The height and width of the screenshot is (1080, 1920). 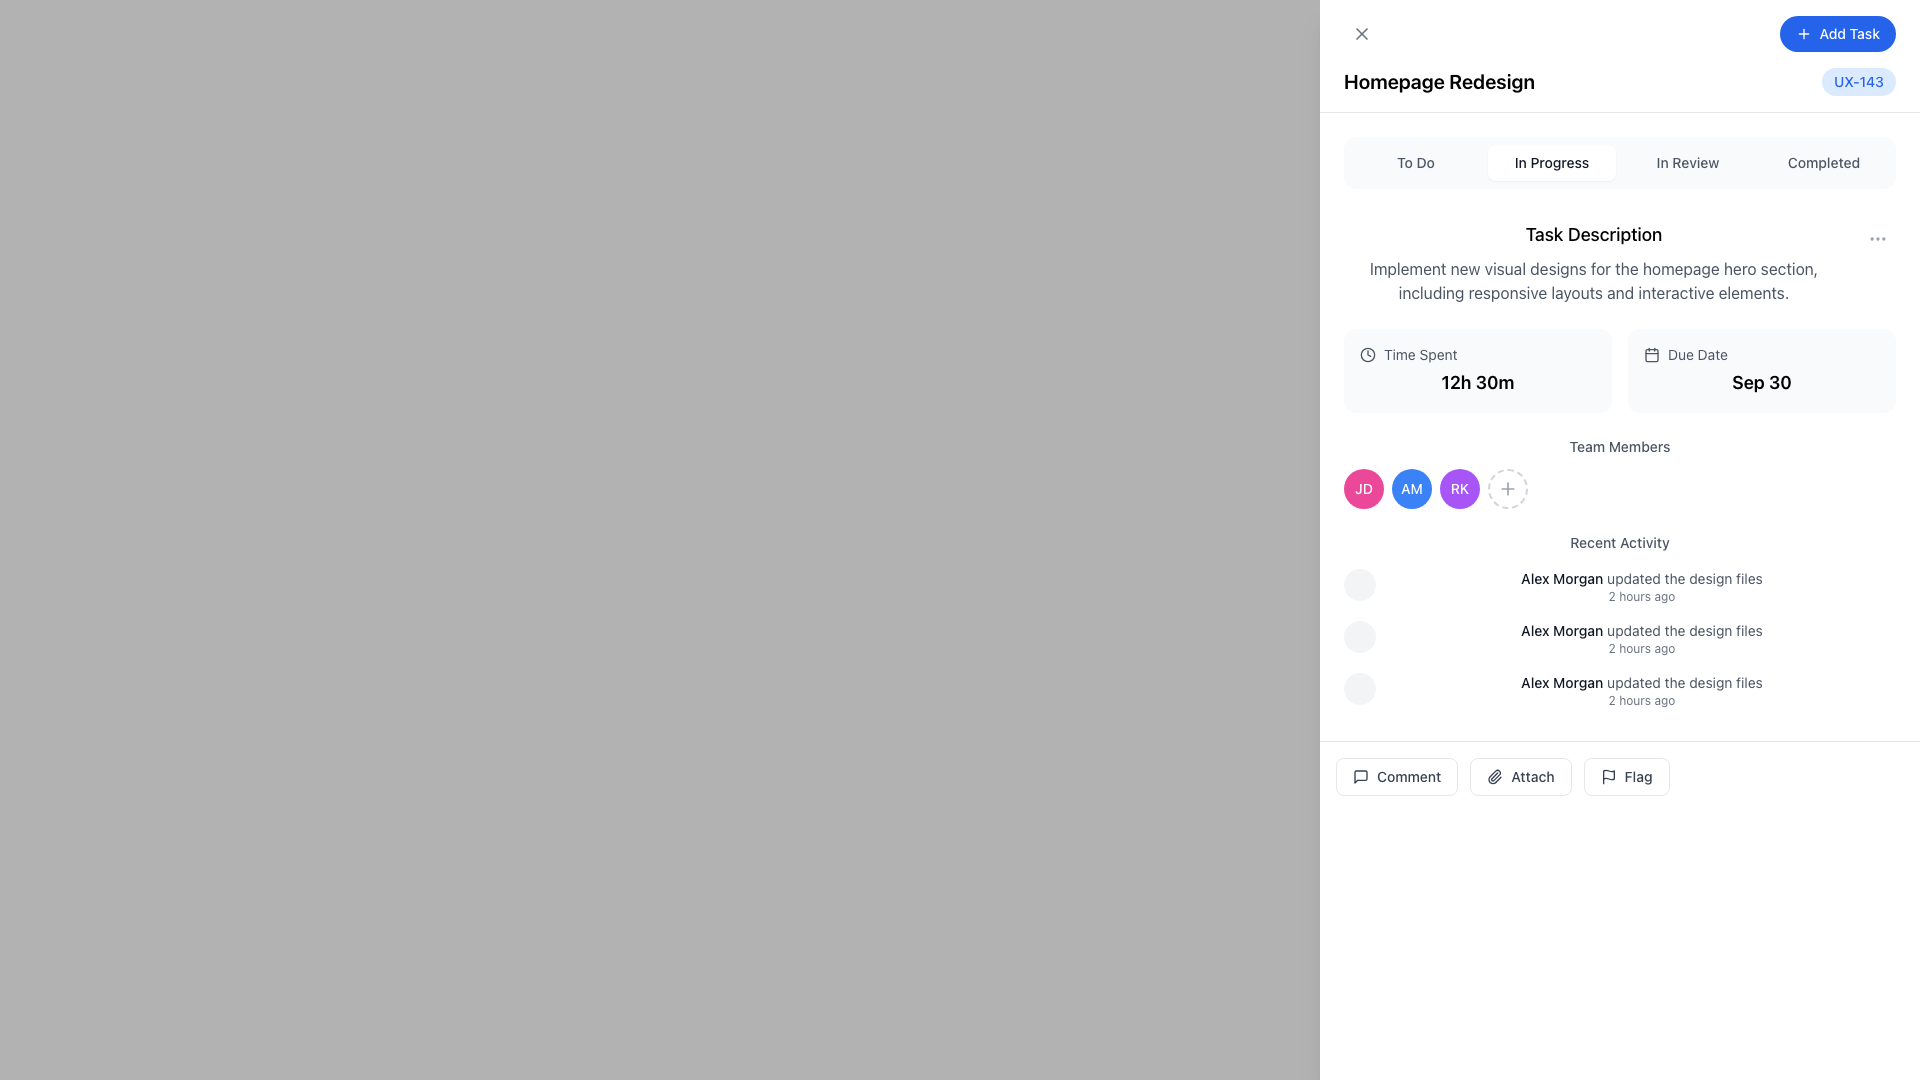 I want to click on the user name text label in the Recent Activity section, which is the first bolded text within the activity log, so click(x=1561, y=578).